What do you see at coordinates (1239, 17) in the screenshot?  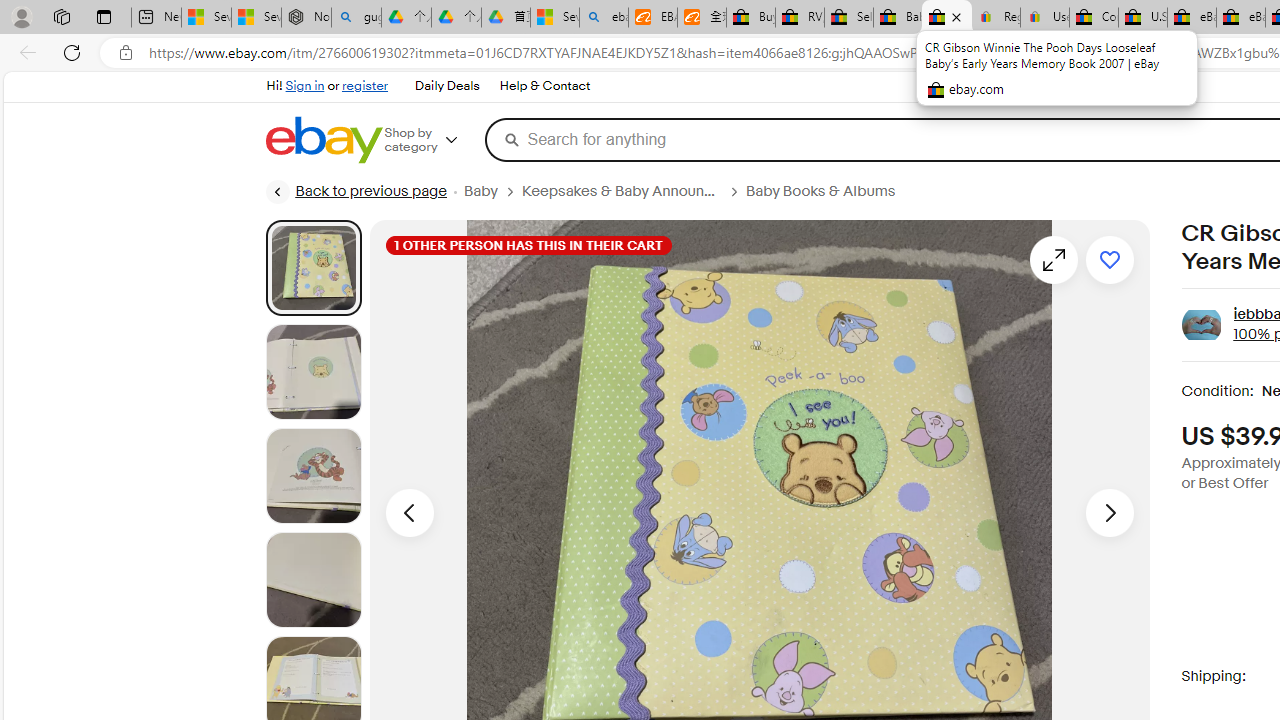 I see `'eBay Inc. Reports Third Quarter 2023 Results'` at bounding box center [1239, 17].